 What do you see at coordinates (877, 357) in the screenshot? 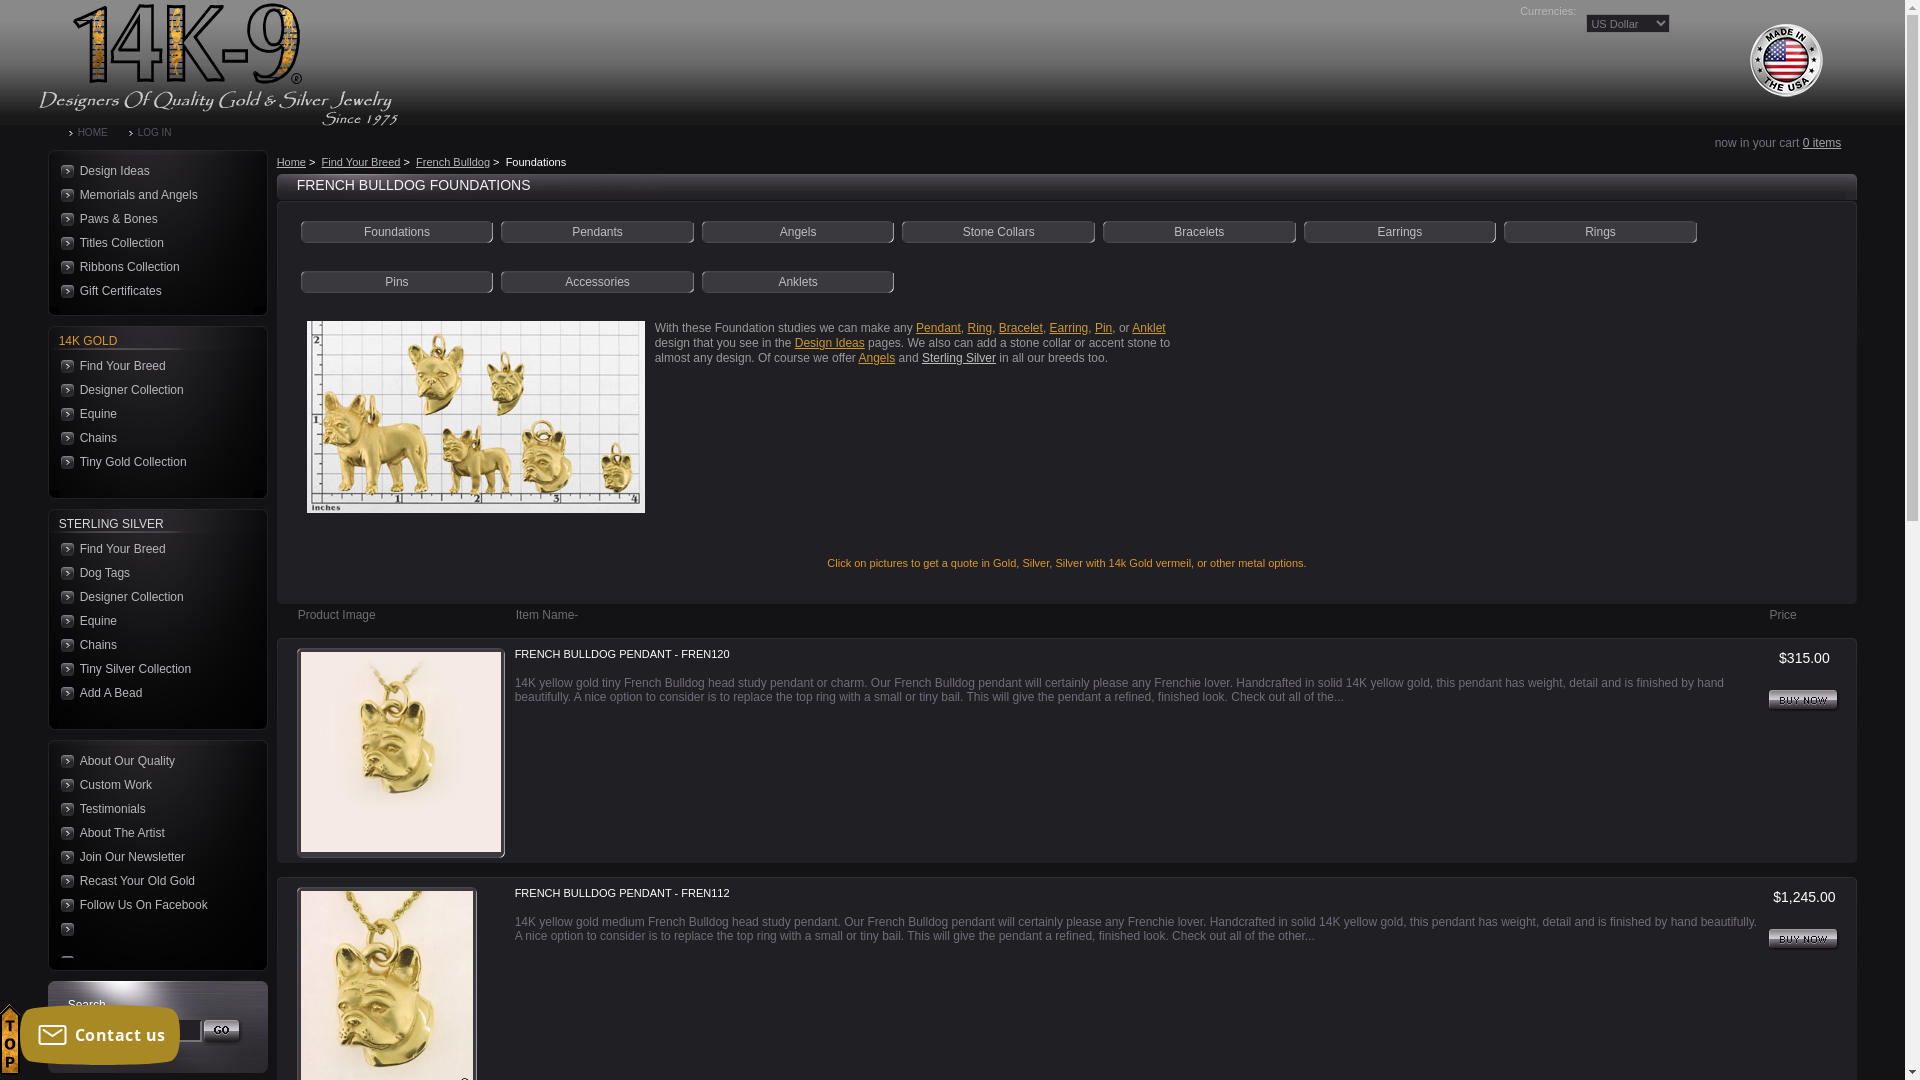
I see `'Angels'` at bounding box center [877, 357].